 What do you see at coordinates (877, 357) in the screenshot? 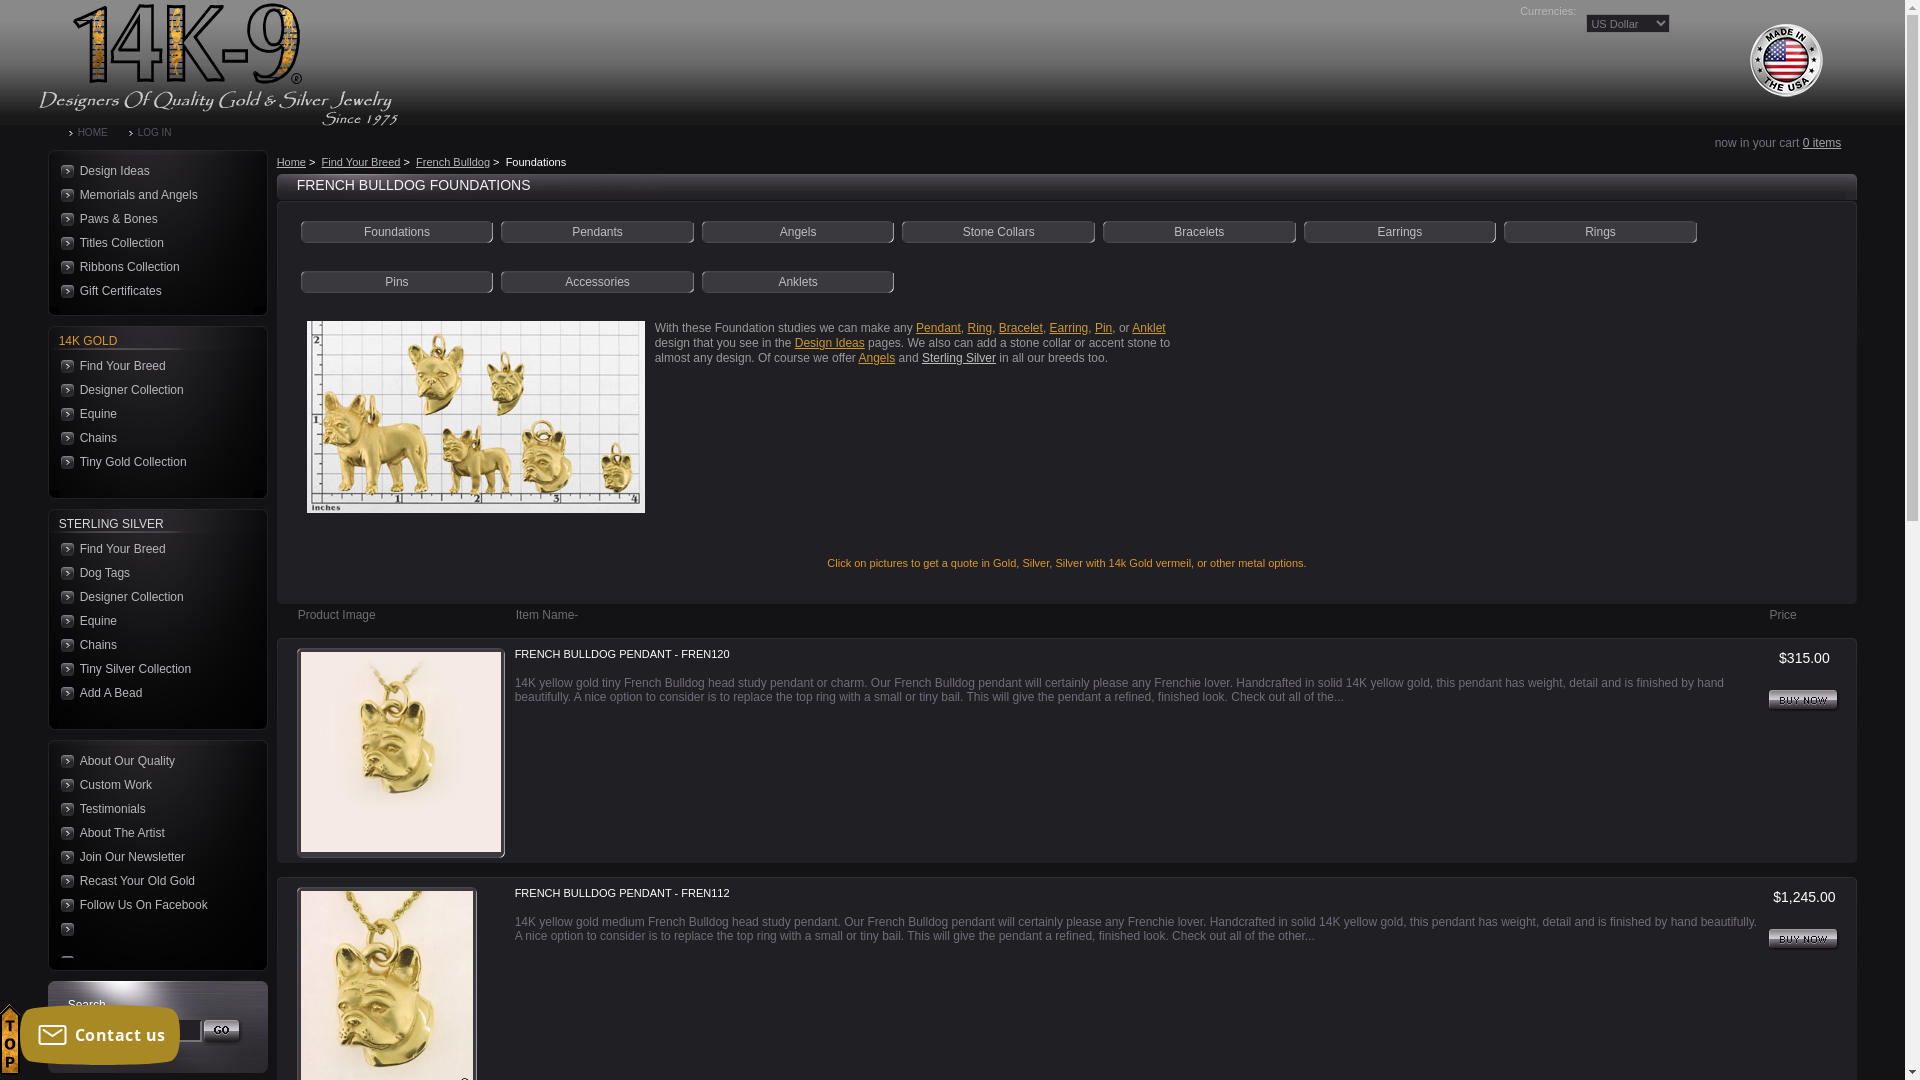
I see `'Angels'` at bounding box center [877, 357].